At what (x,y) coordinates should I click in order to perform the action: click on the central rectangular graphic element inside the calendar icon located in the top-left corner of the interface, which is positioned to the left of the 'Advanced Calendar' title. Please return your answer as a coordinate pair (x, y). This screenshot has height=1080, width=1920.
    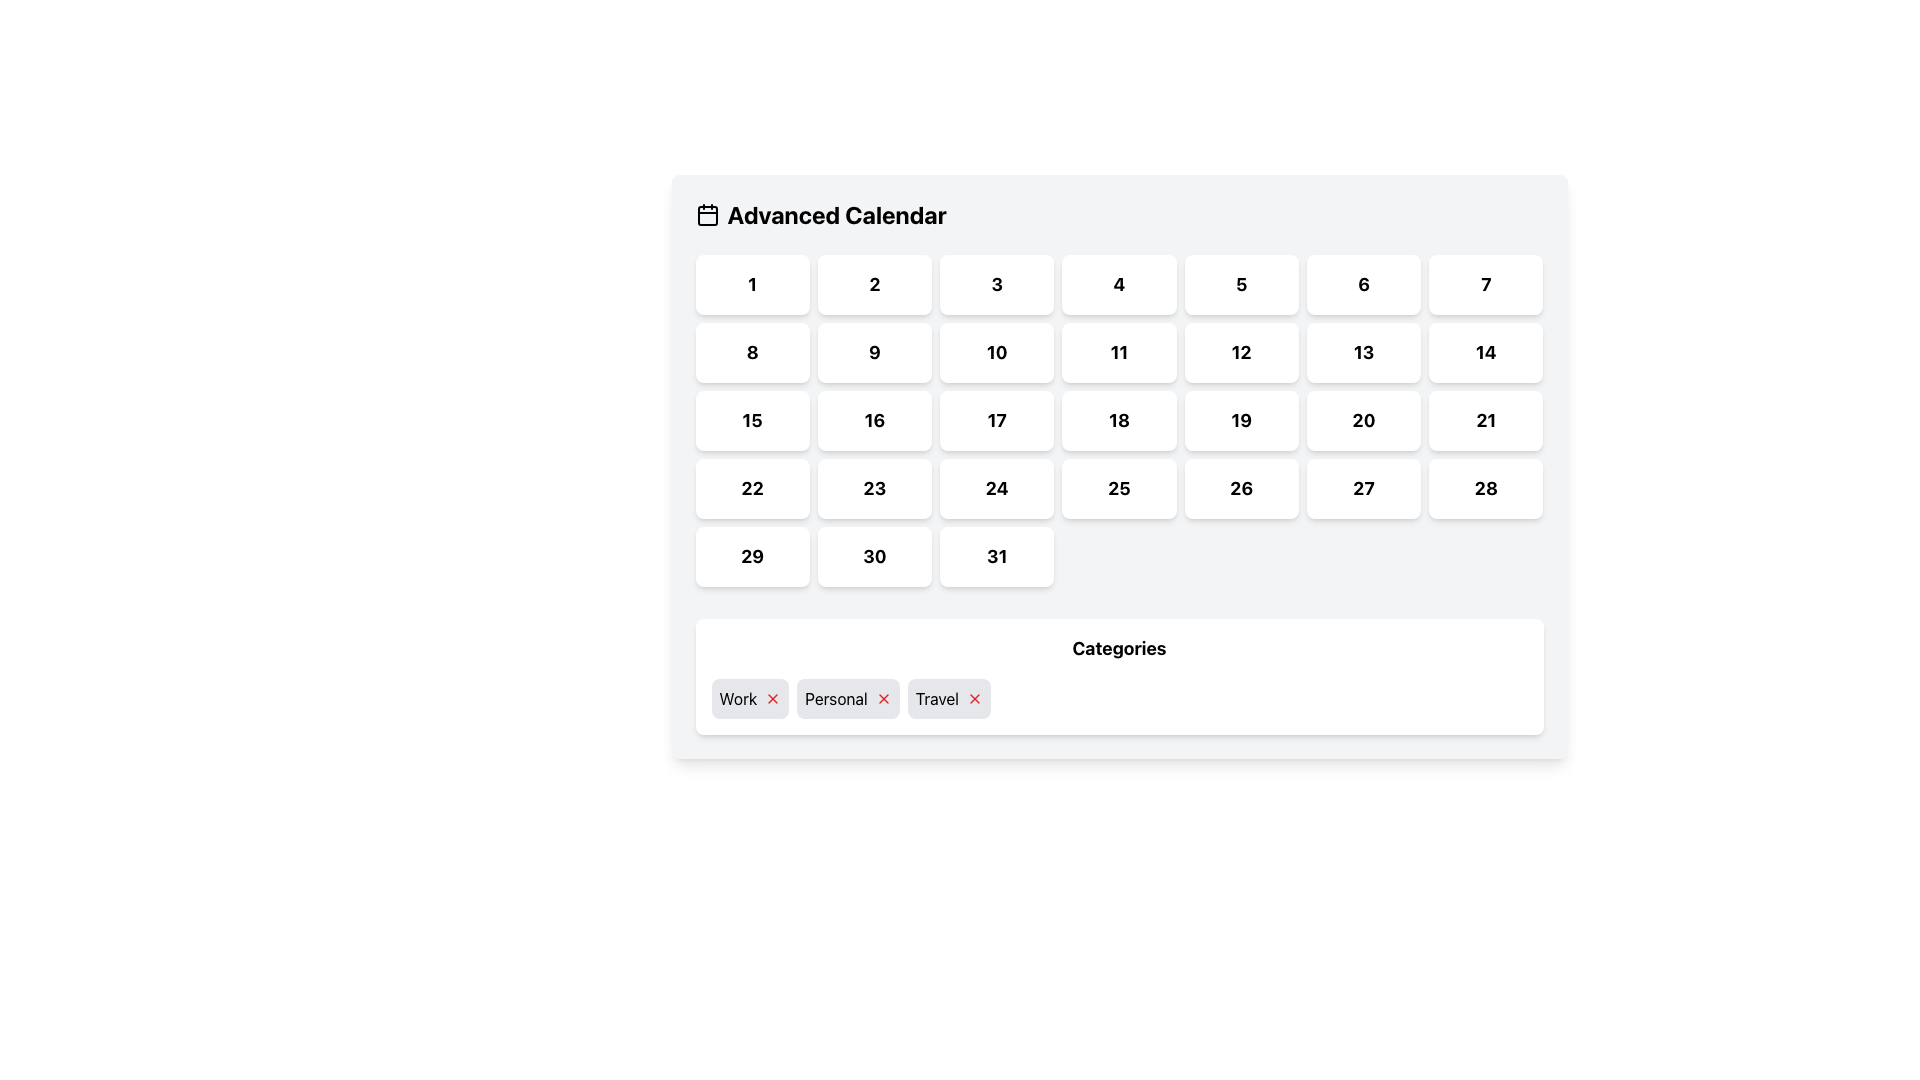
    Looking at the image, I should click on (707, 216).